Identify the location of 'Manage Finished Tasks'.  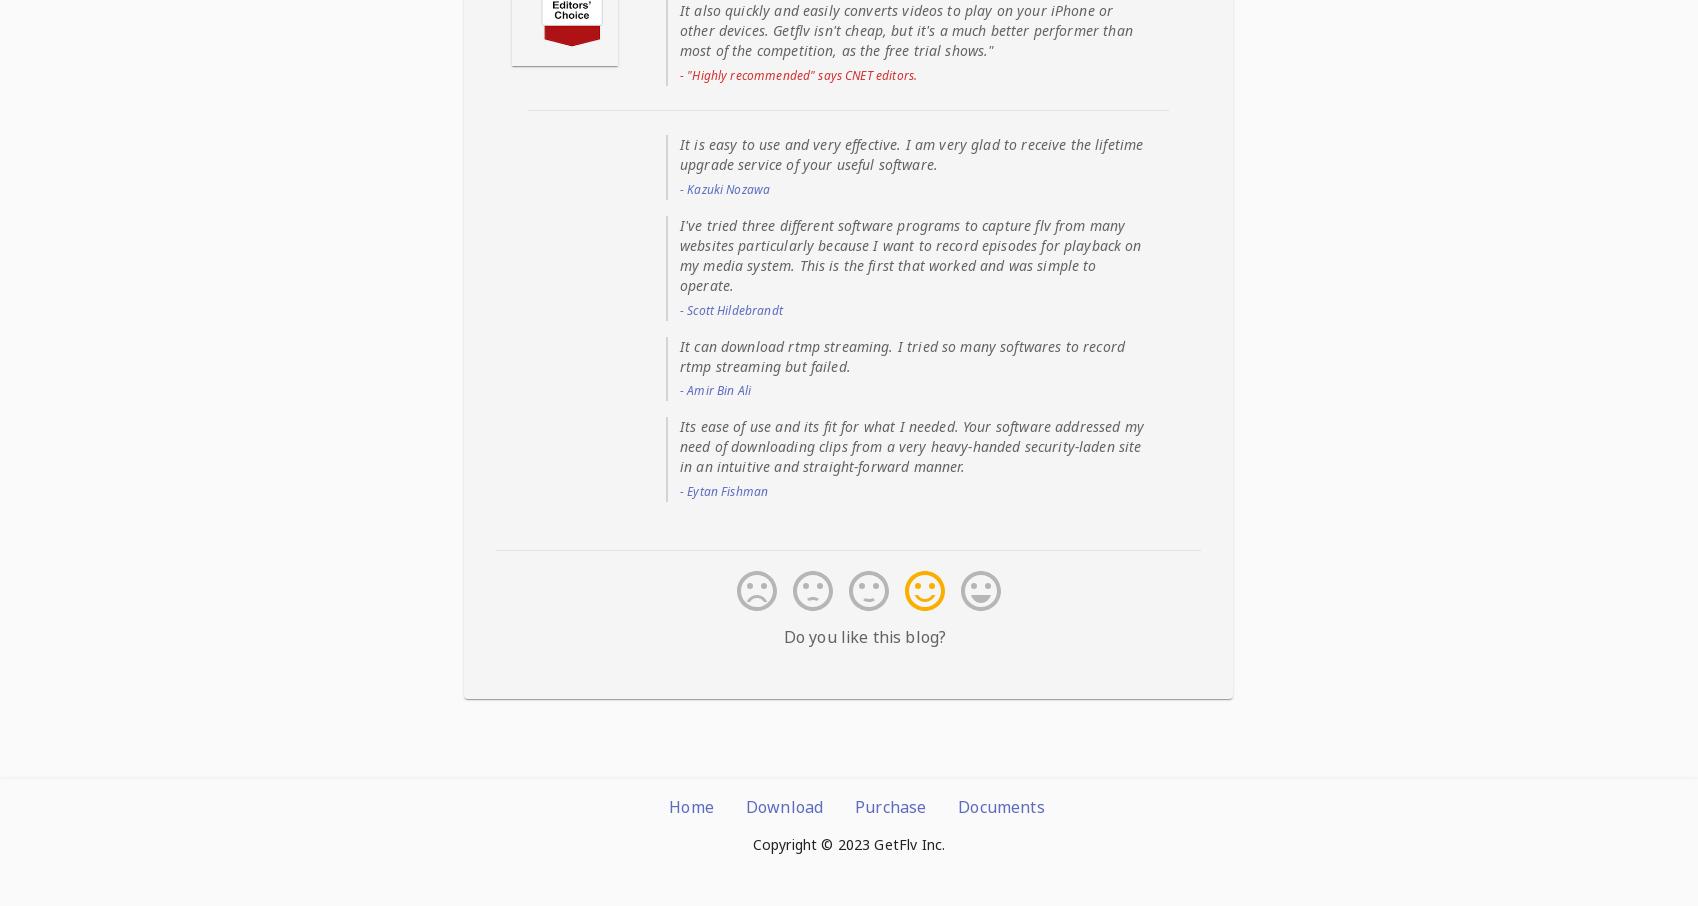
(680, 167).